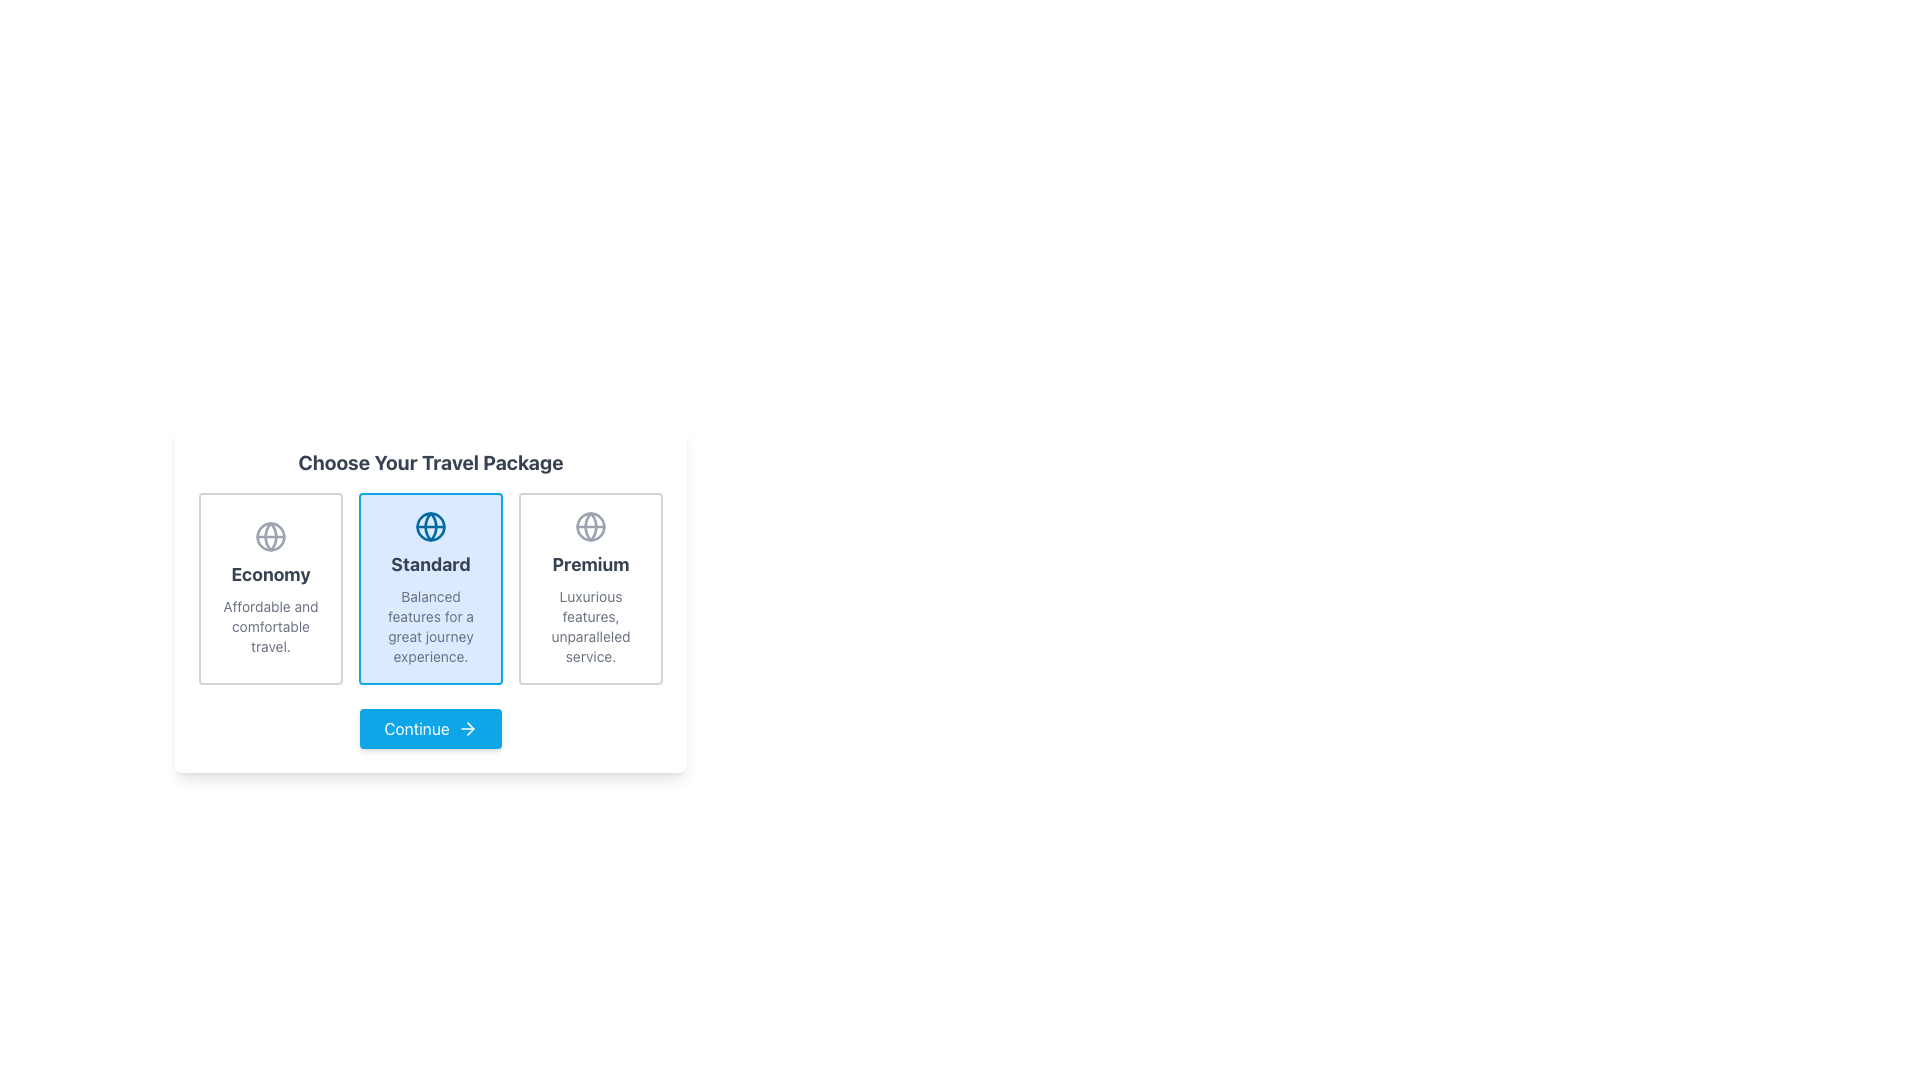  What do you see at coordinates (430, 588) in the screenshot?
I see `the 'Standard' tile in the grid layout` at bounding box center [430, 588].